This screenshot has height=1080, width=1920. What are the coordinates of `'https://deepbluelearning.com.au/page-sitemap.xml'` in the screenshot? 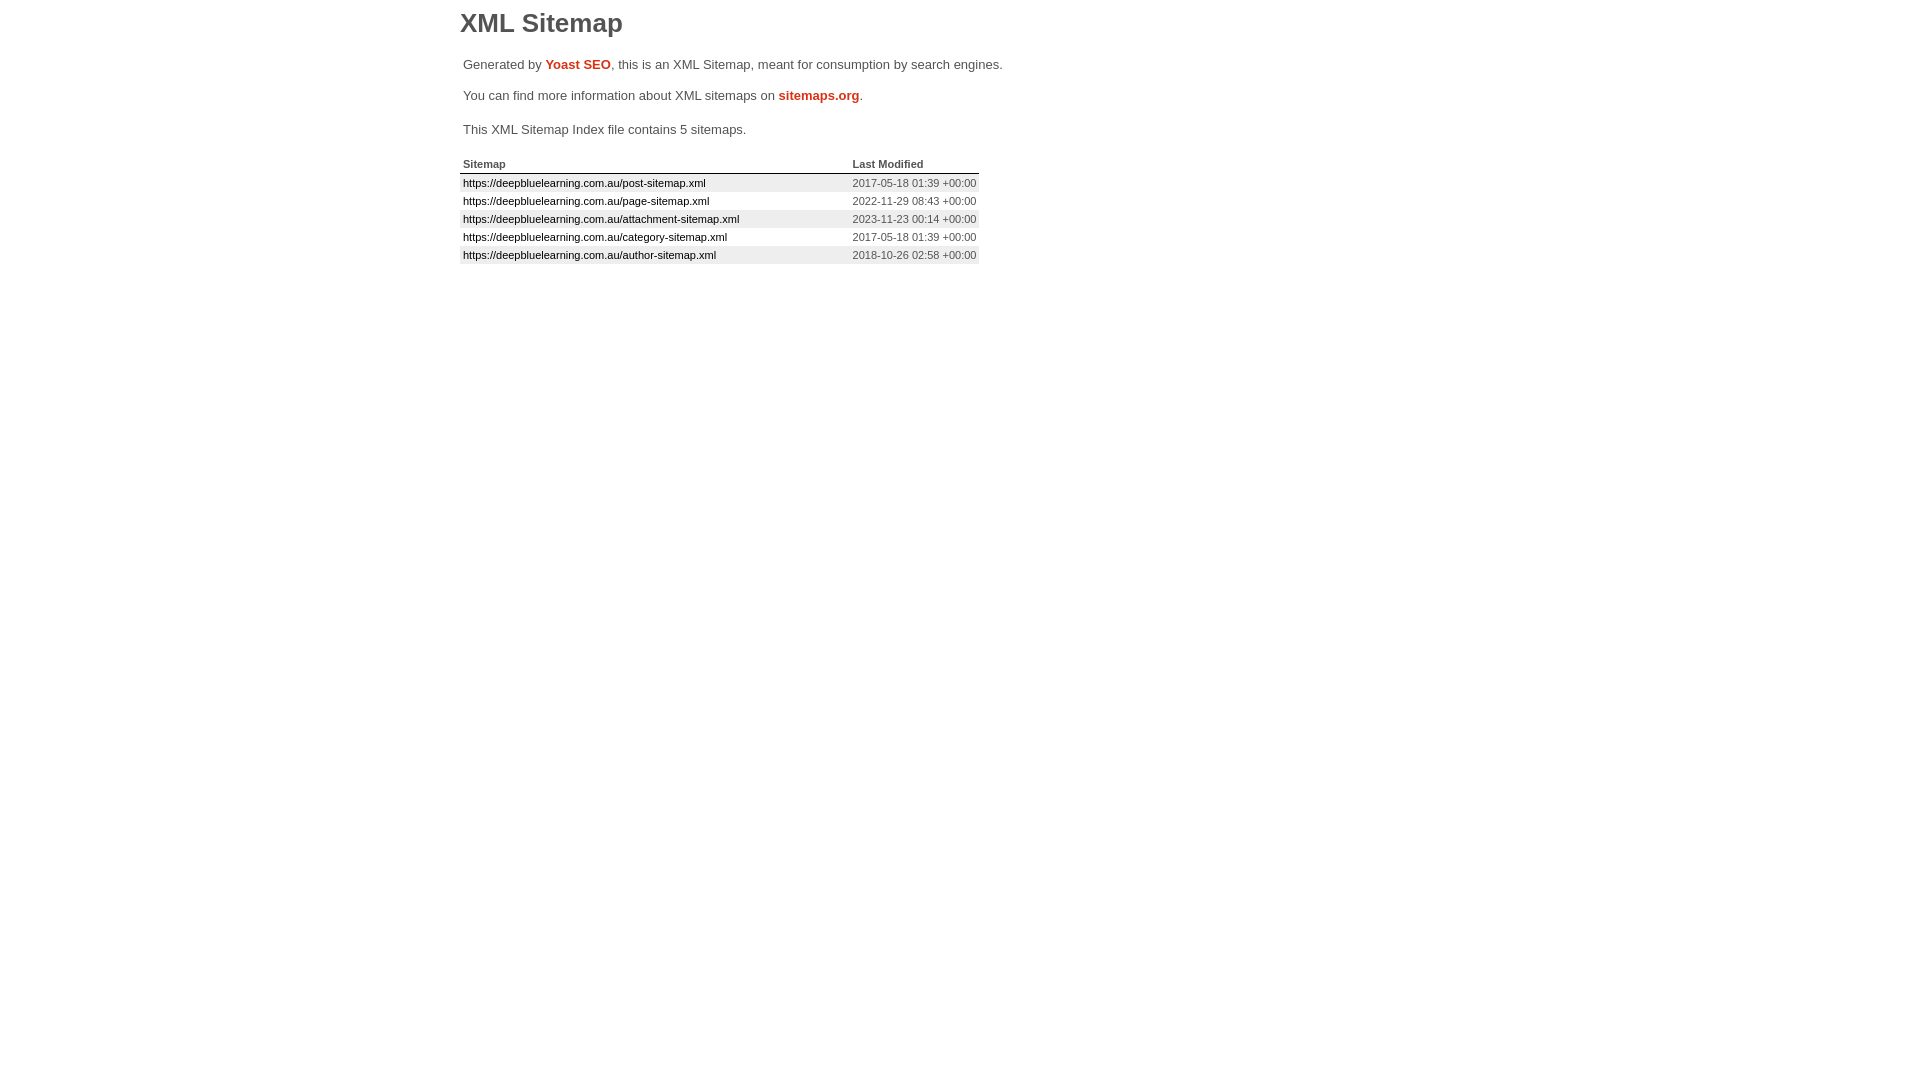 It's located at (584, 200).